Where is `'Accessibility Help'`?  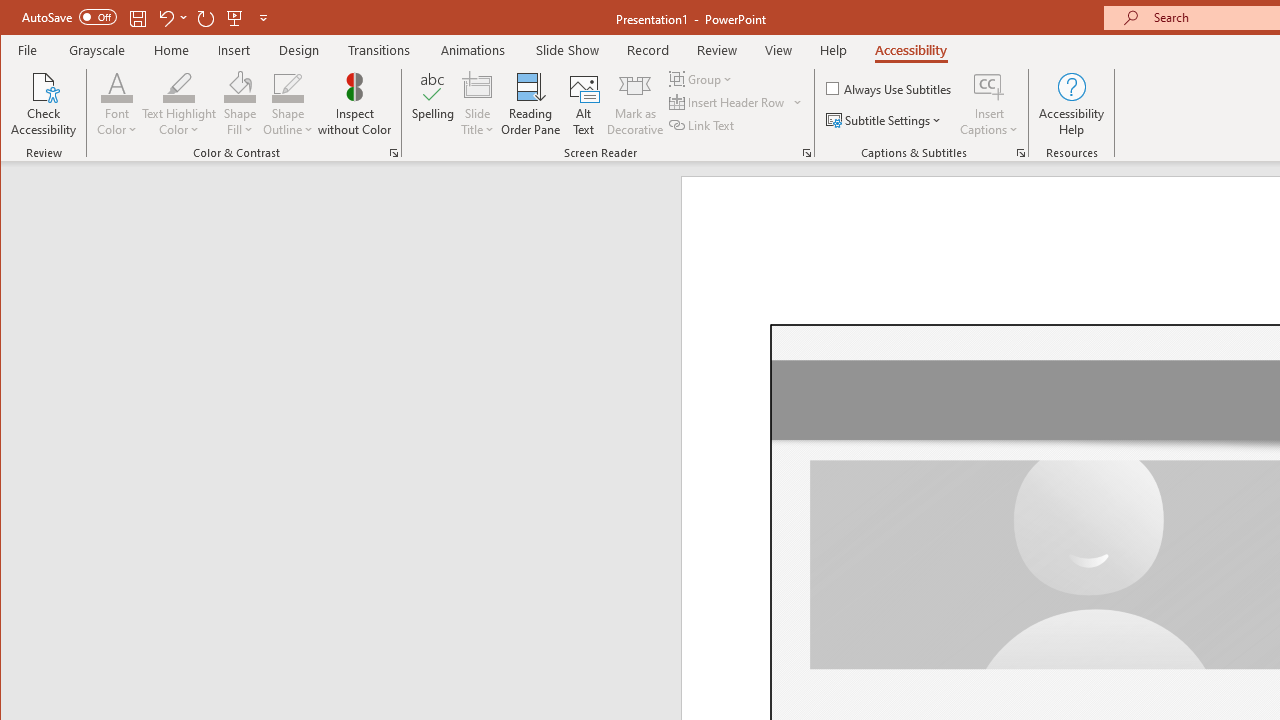 'Accessibility Help' is located at coordinates (1071, 104).